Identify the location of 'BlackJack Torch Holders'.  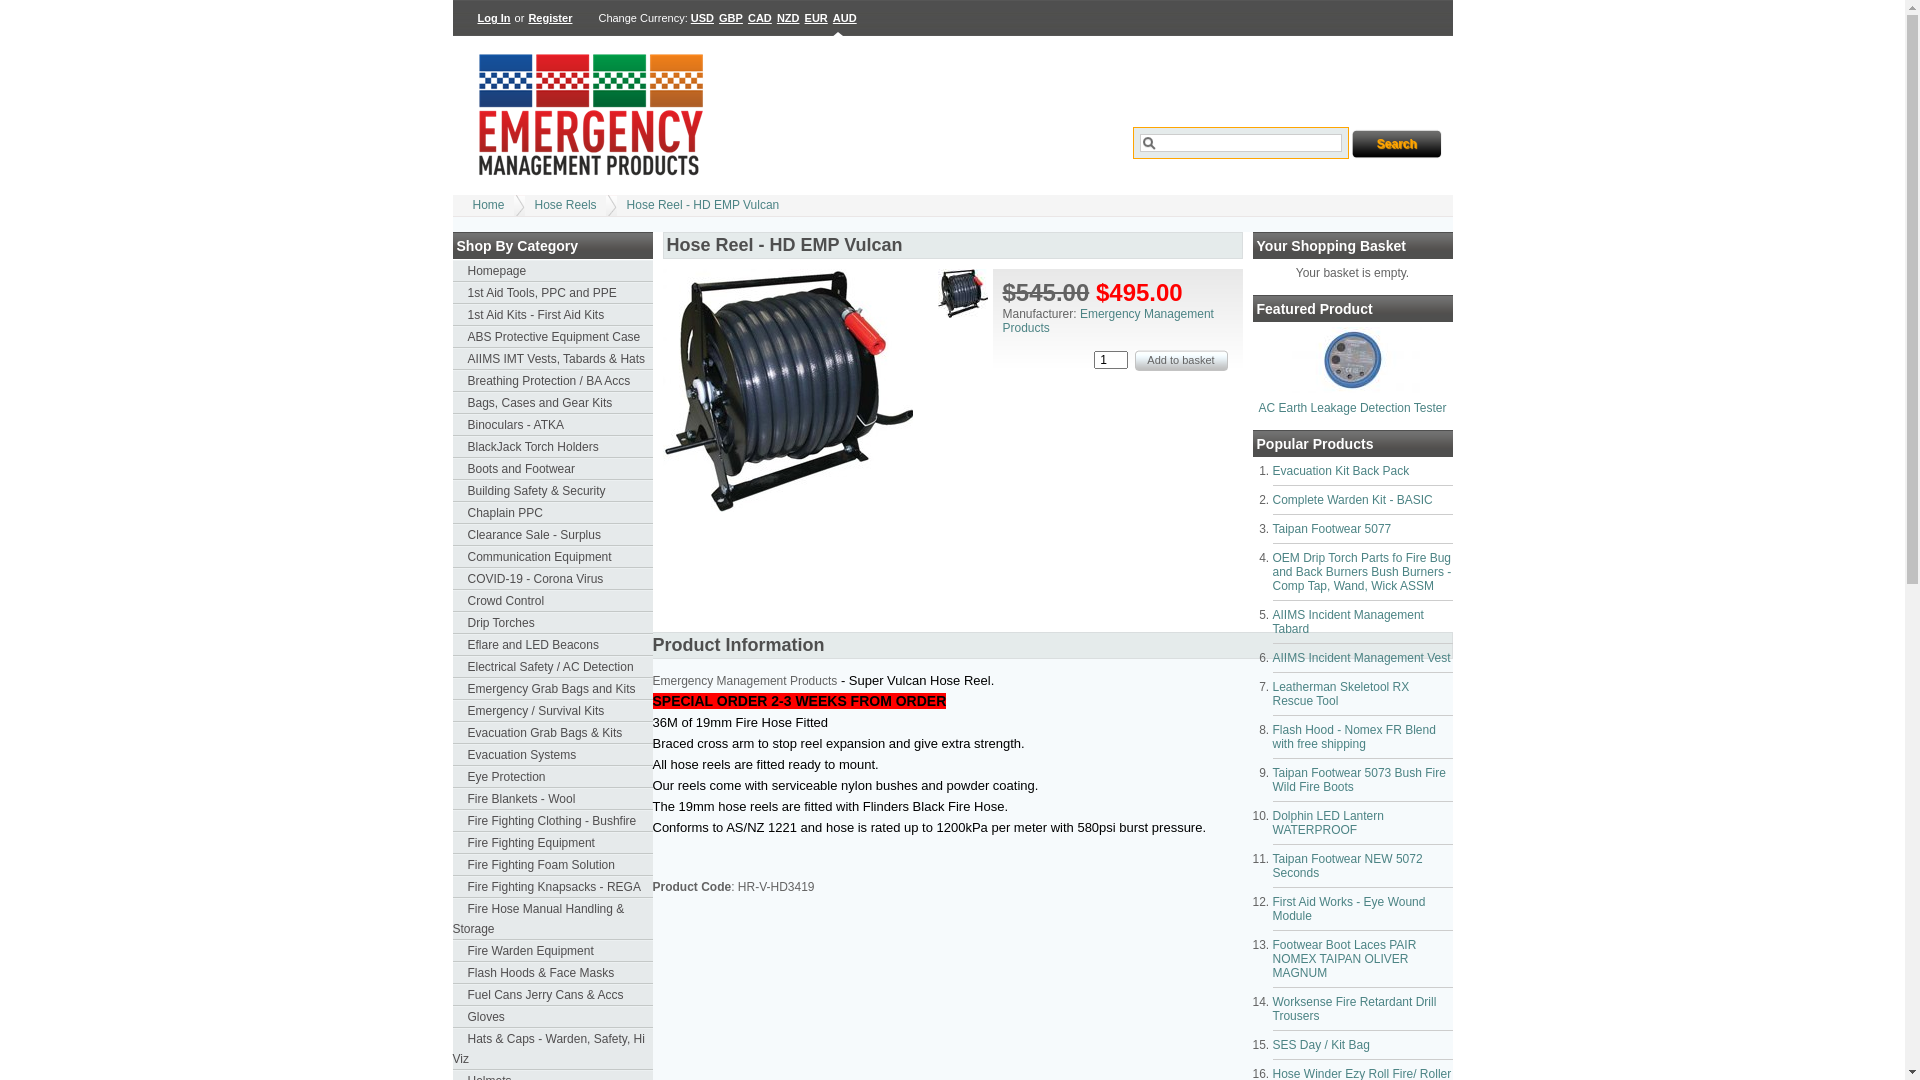
(552, 446).